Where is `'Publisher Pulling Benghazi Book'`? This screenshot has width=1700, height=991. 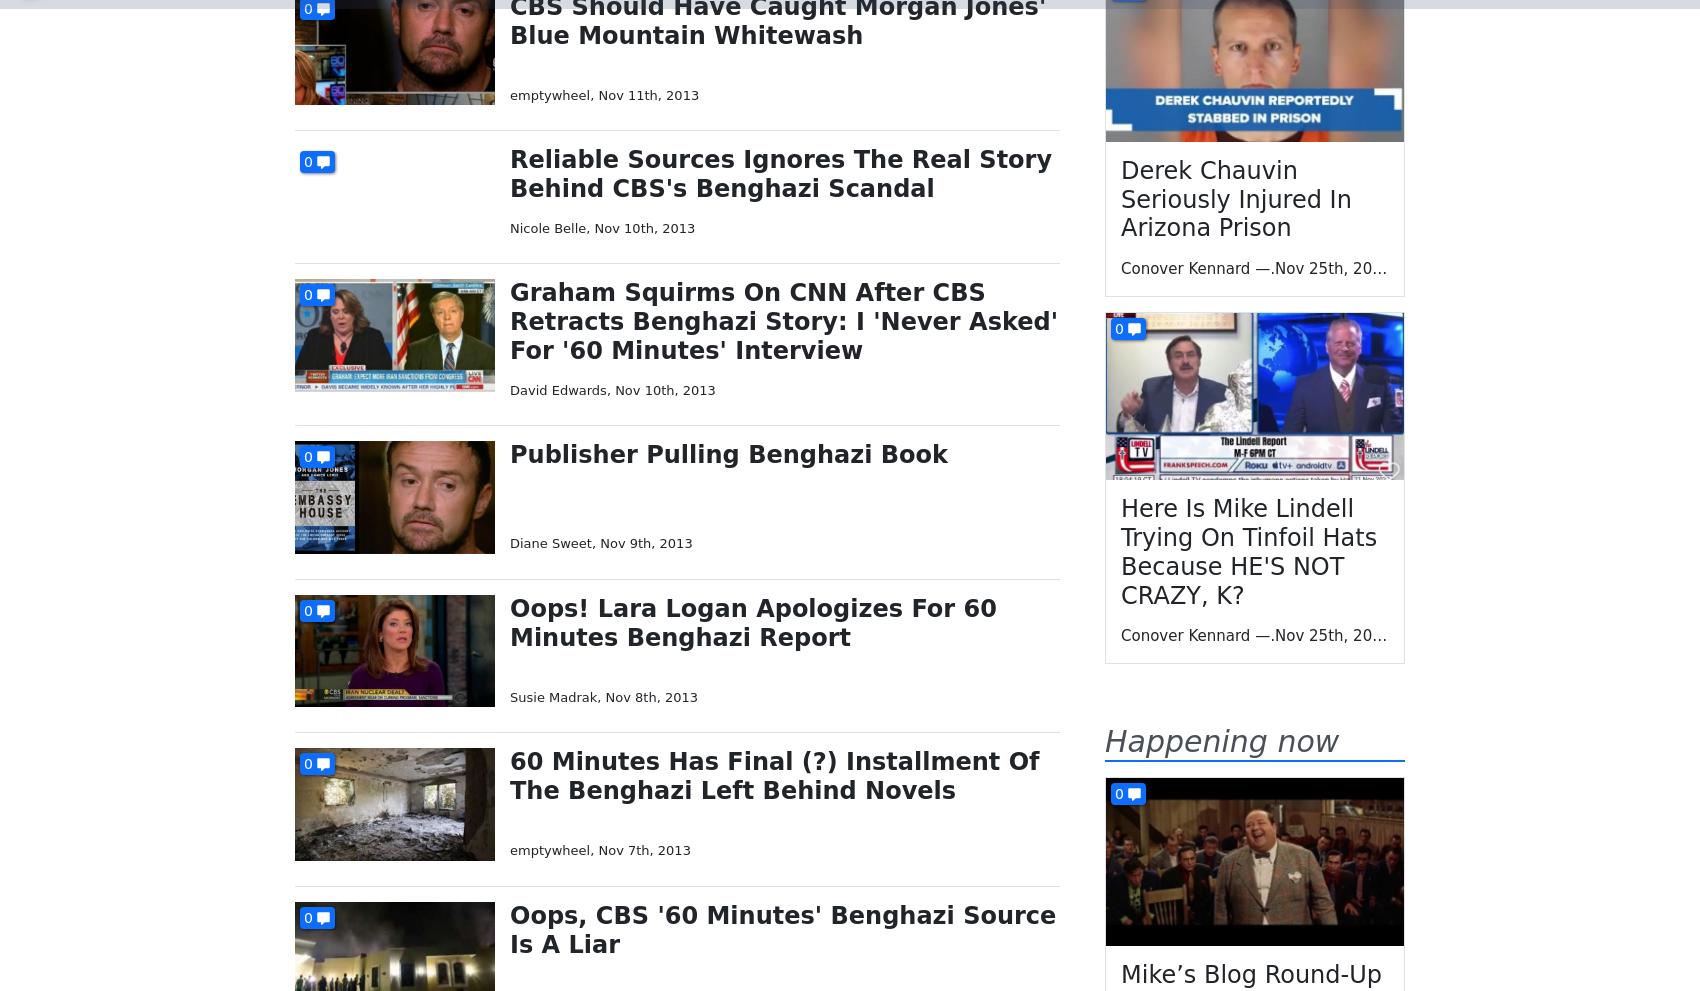
'Publisher Pulling Benghazi Book' is located at coordinates (728, 453).